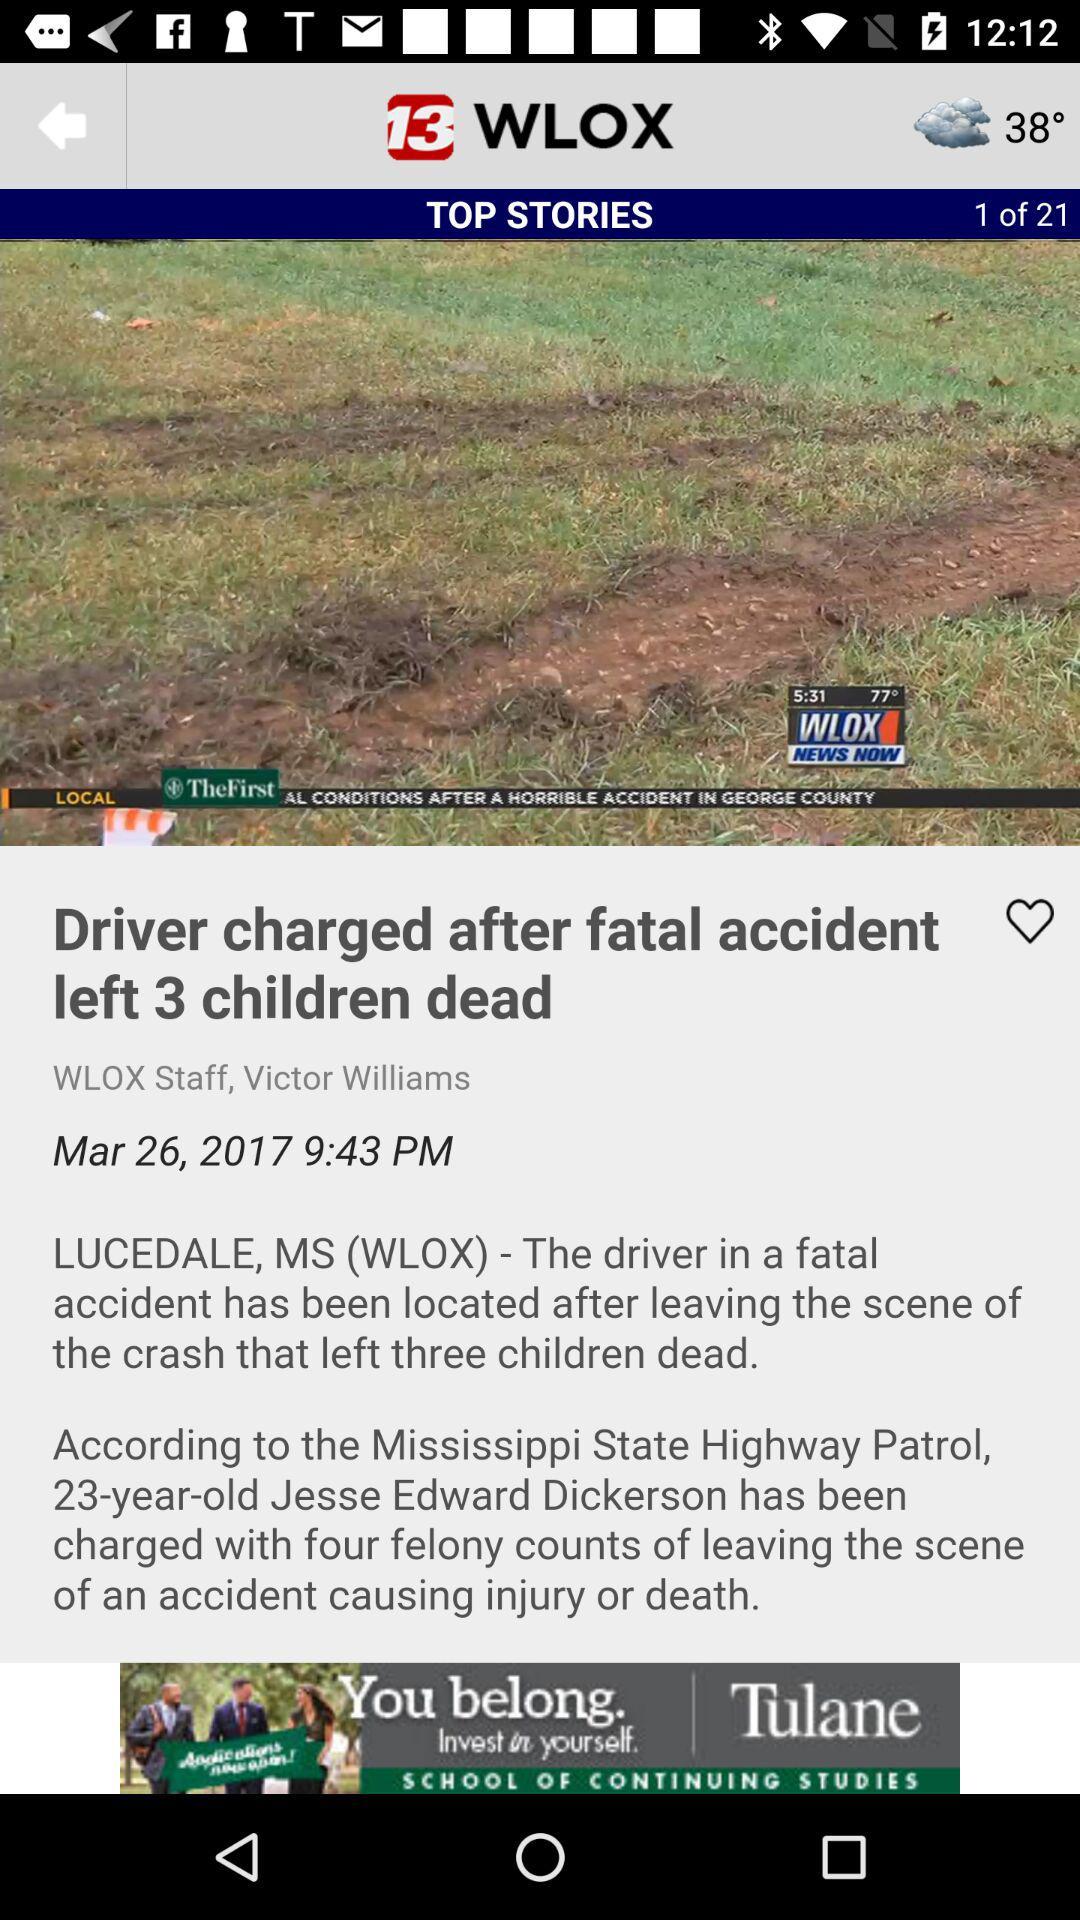 The height and width of the screenshot is (1920, 1080). I want to click on the arrow_backward icon, so click(61, 124).